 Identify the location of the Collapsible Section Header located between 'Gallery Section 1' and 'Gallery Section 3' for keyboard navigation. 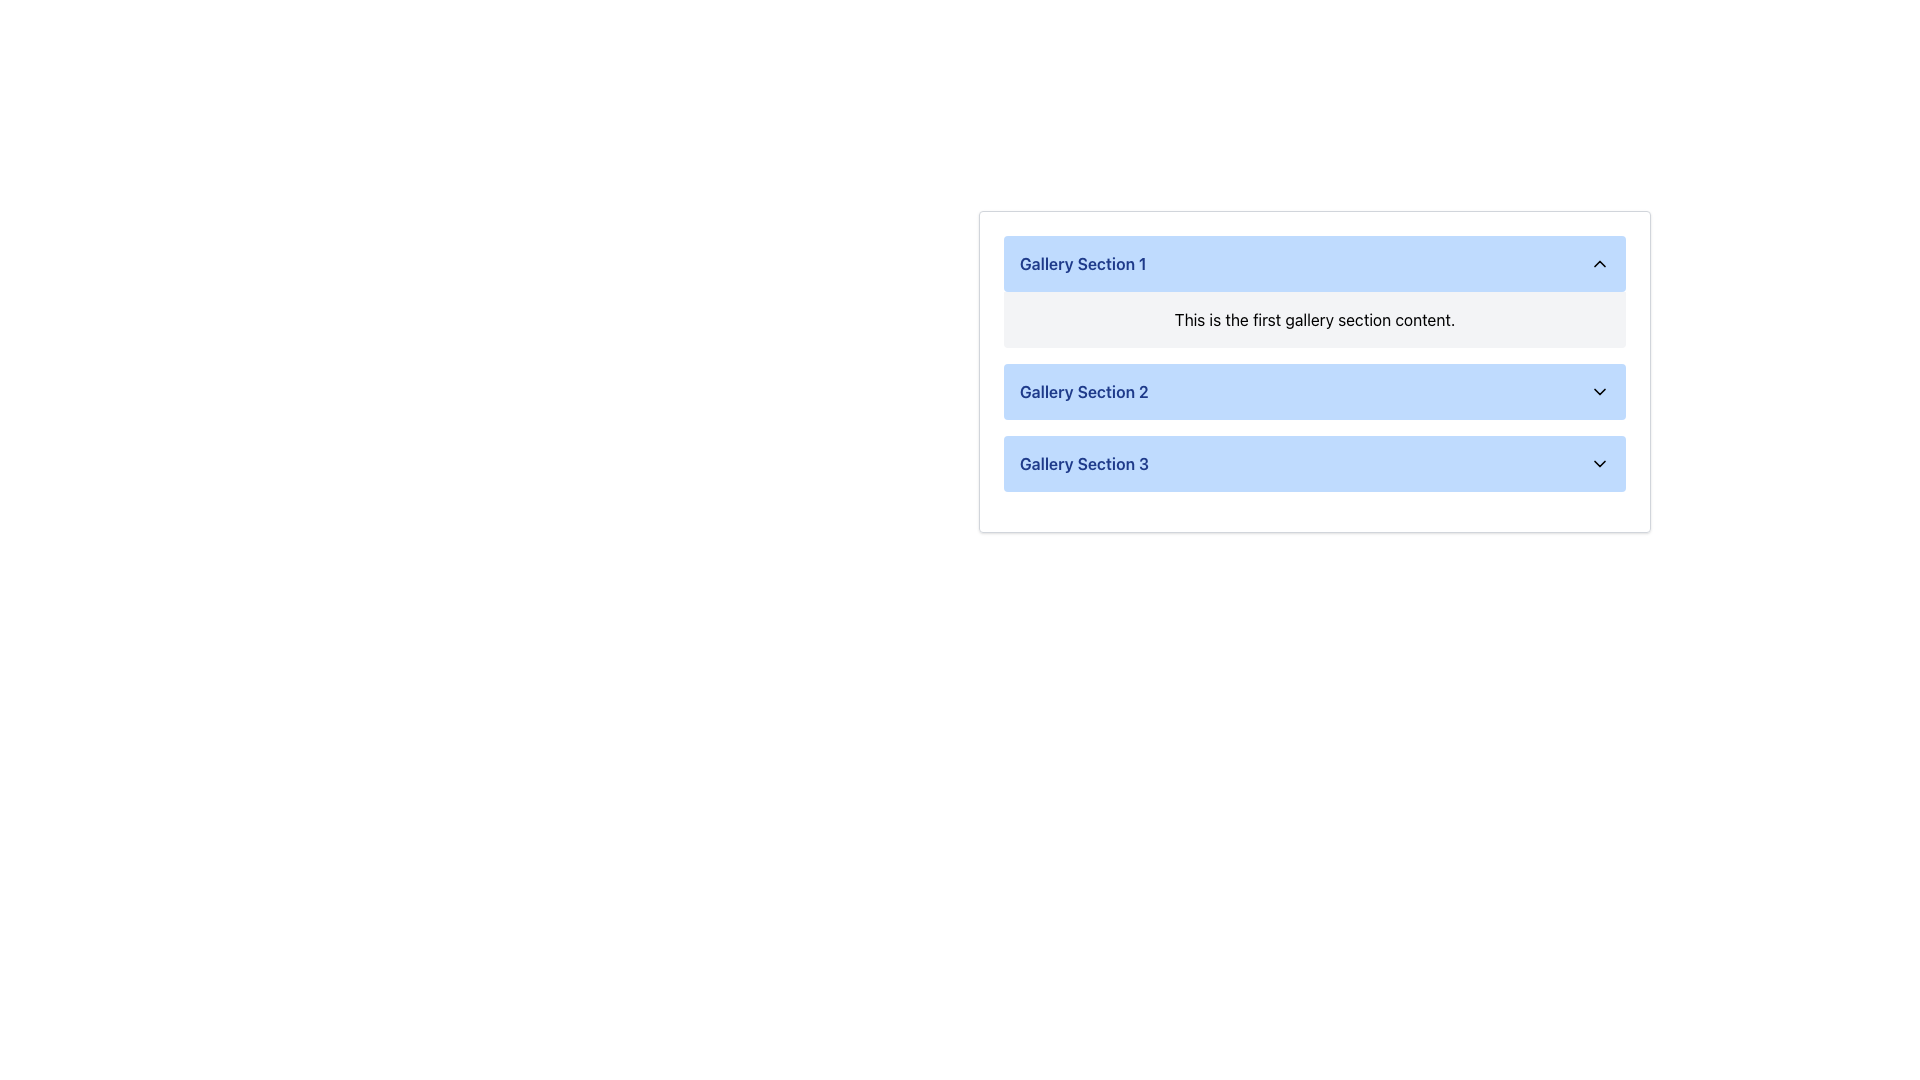
(1315, 392).